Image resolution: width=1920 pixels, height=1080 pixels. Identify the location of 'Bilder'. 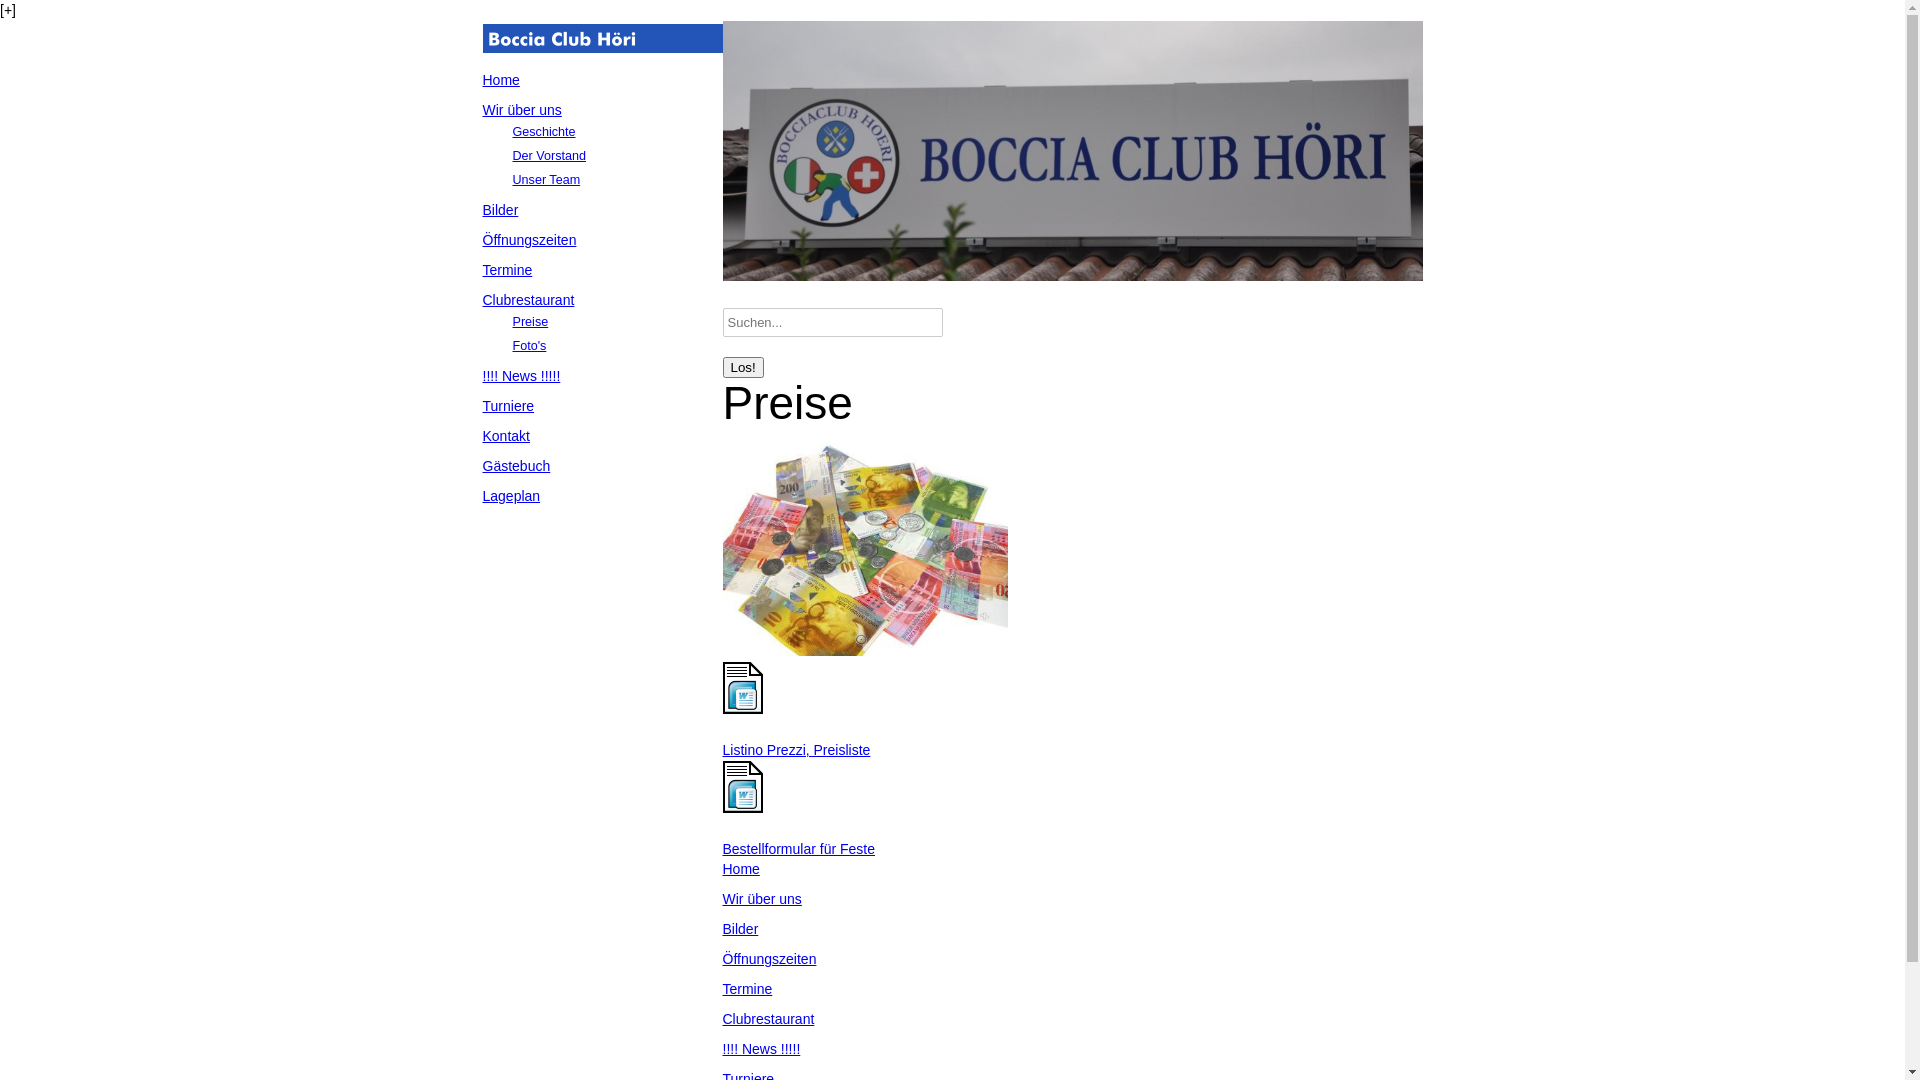
(738, 929).